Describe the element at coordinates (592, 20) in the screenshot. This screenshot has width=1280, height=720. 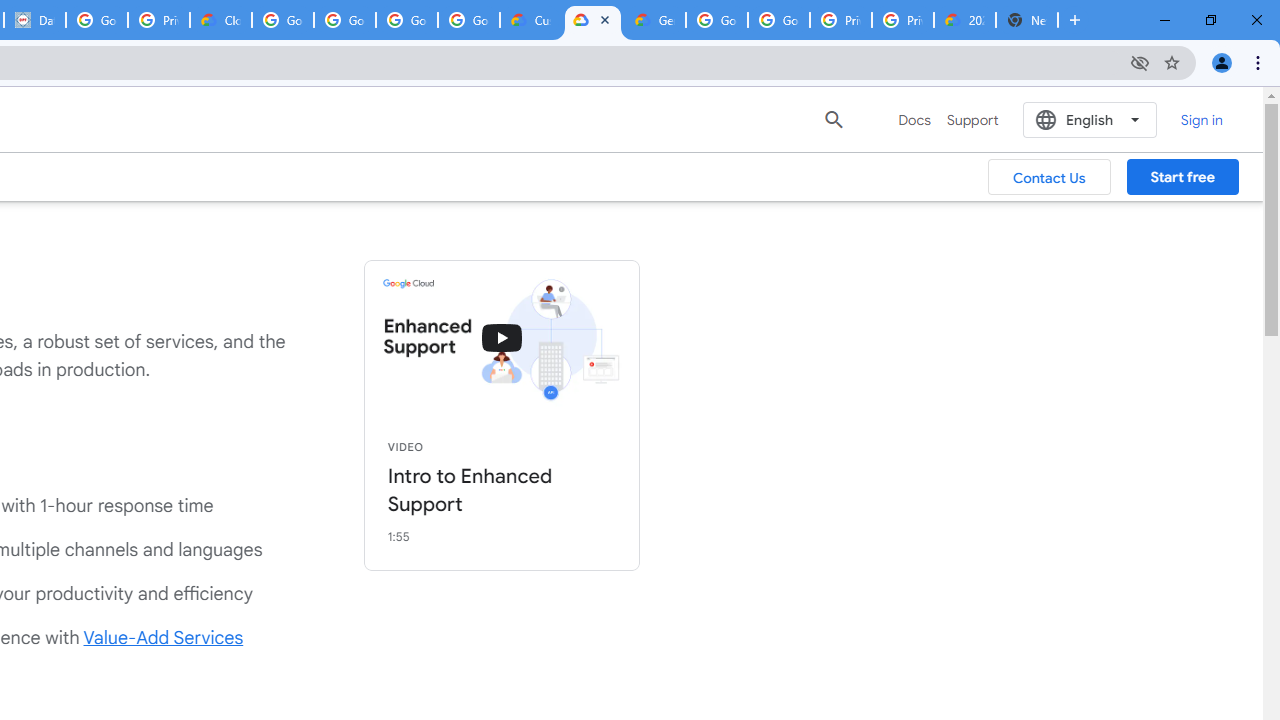
I see `'Enhanced Support | Google Cloud'` at that location.